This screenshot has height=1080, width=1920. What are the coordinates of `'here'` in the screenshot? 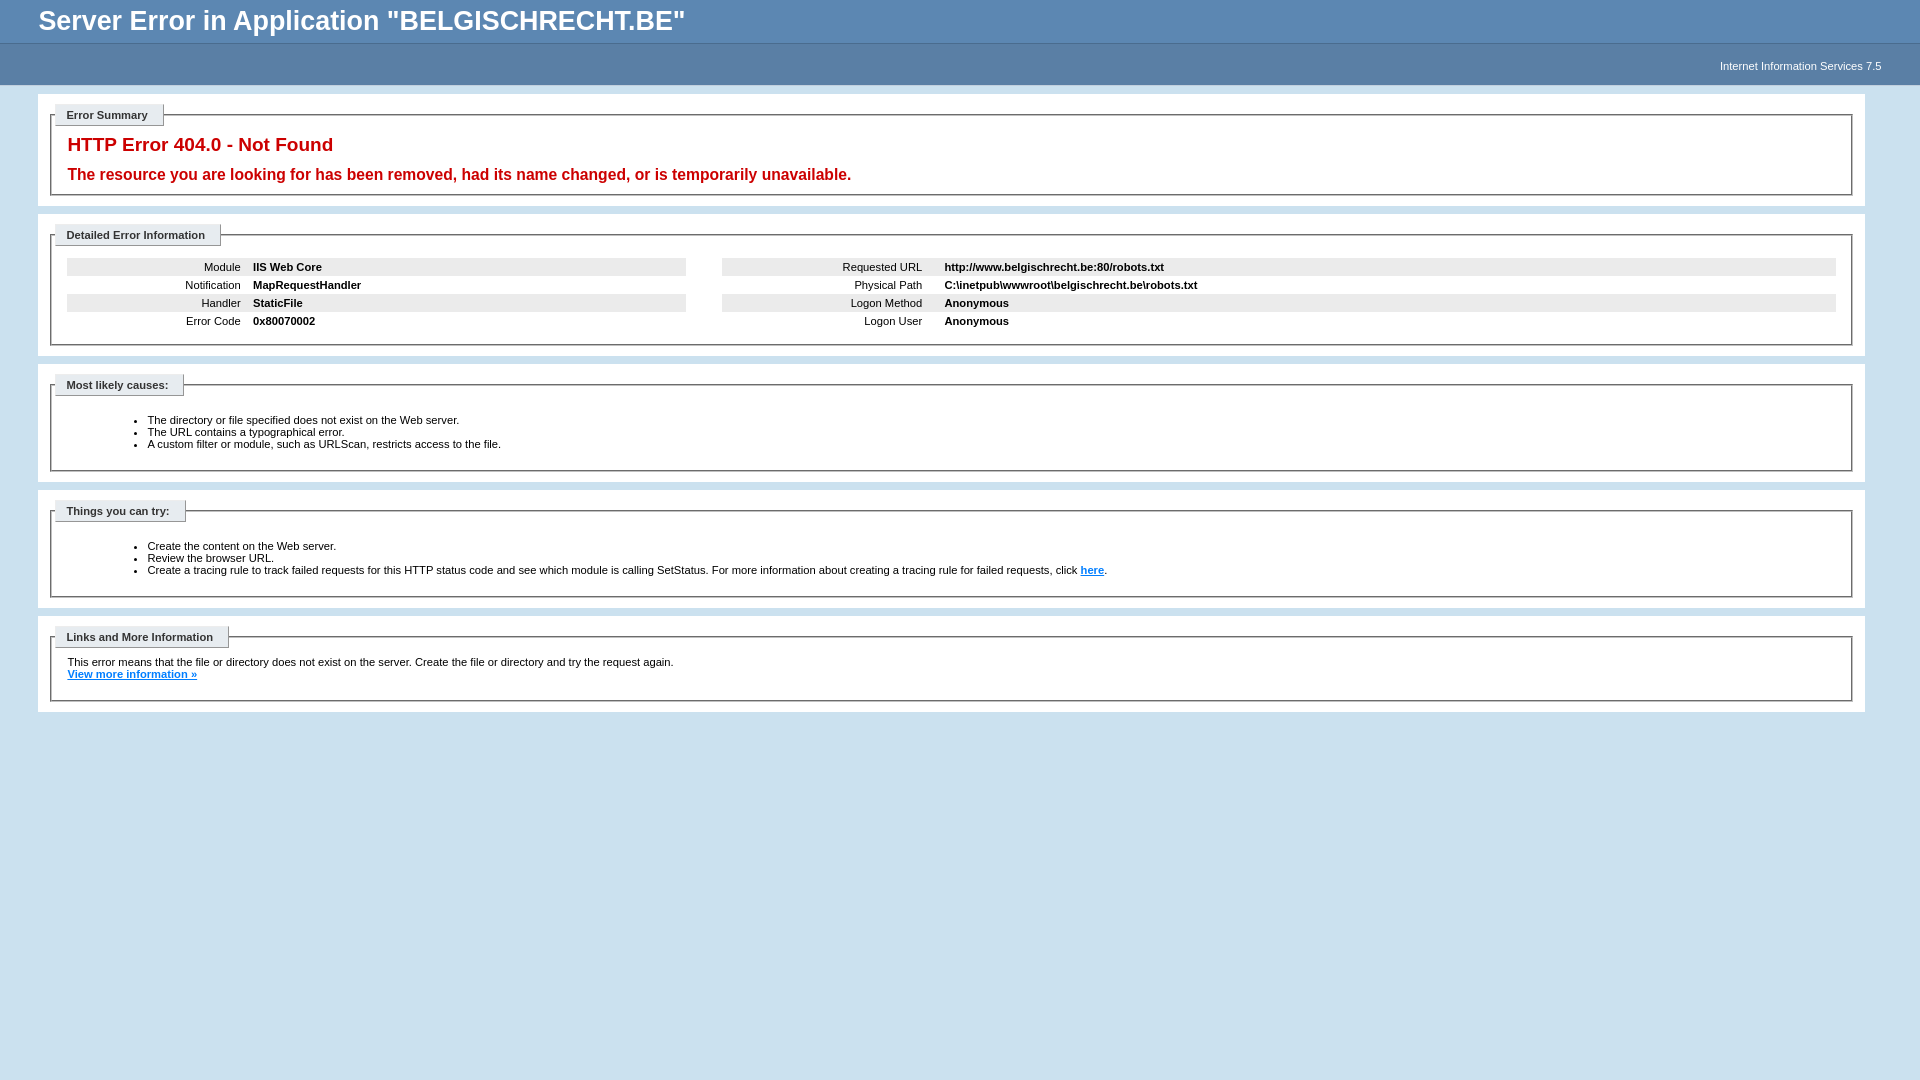 It's located at (1092, 570).